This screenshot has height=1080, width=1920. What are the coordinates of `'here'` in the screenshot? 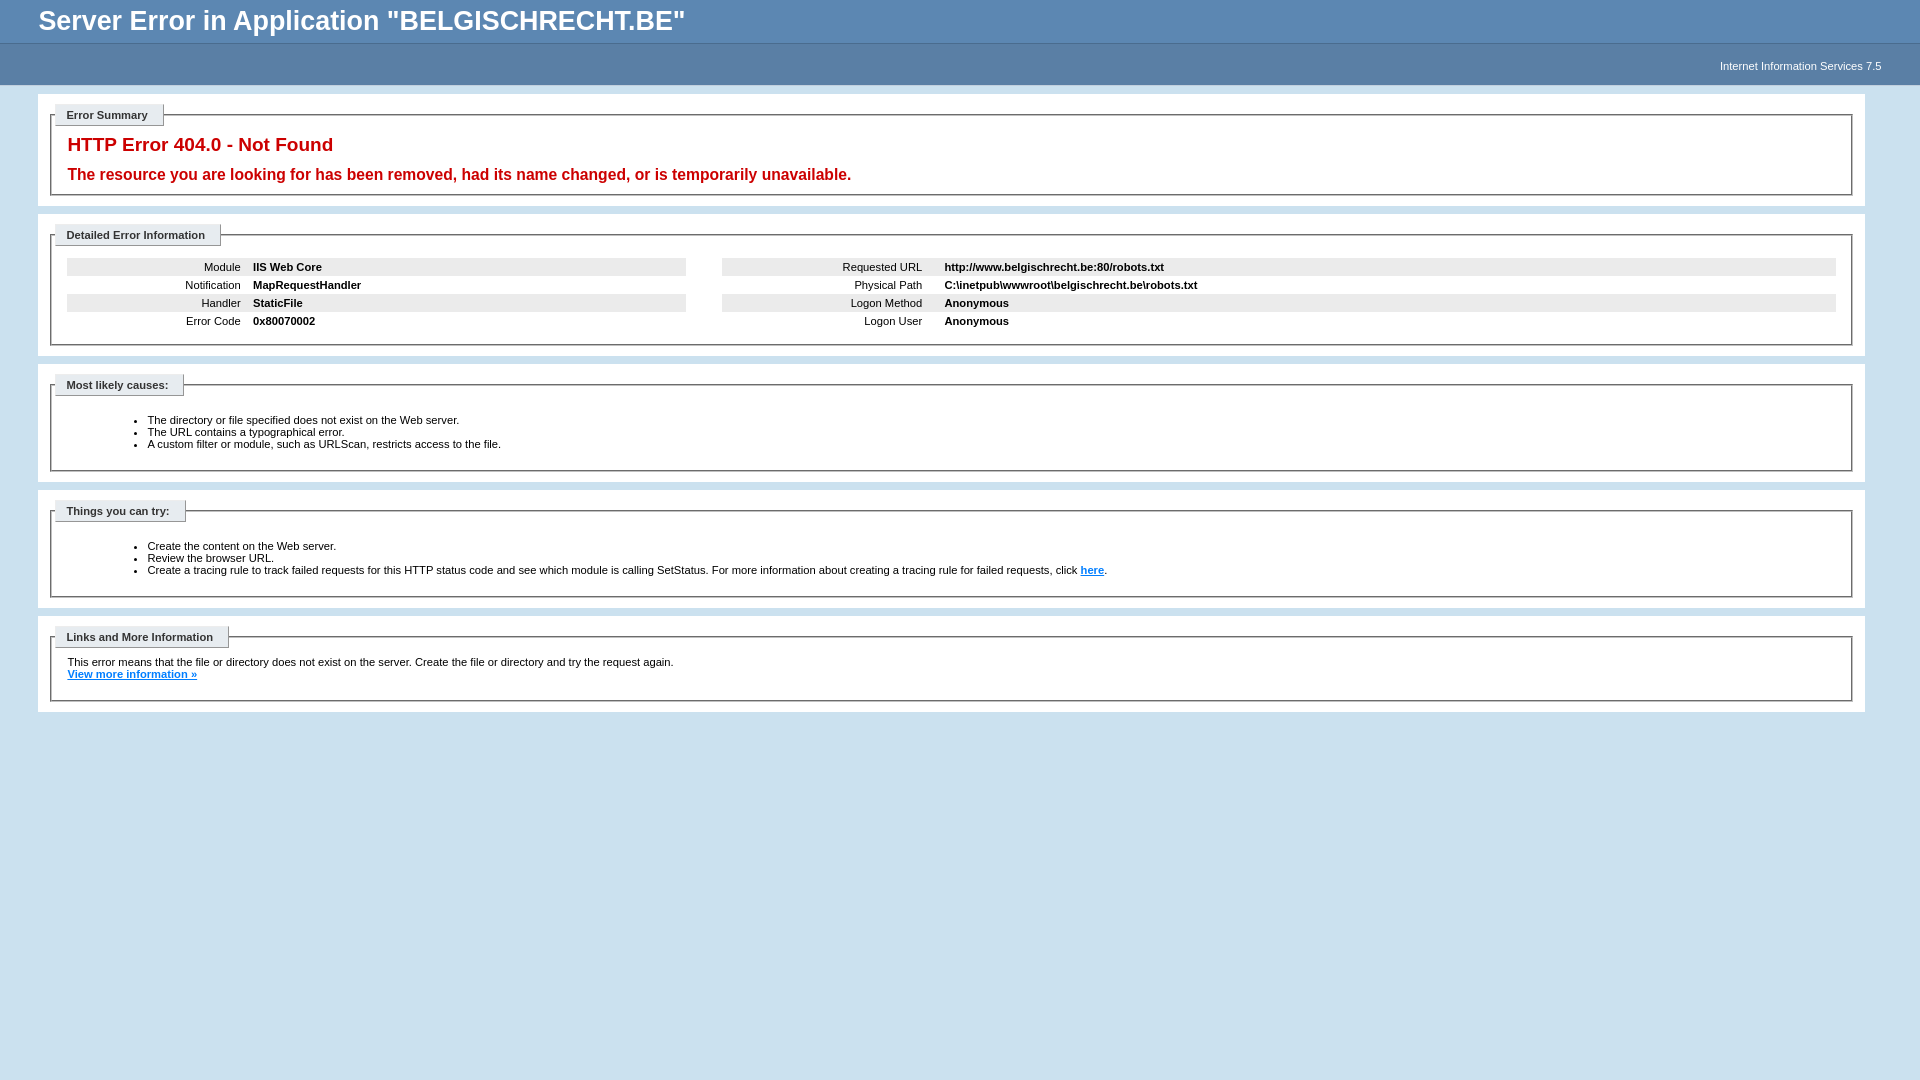 It's located at (1092, 570).